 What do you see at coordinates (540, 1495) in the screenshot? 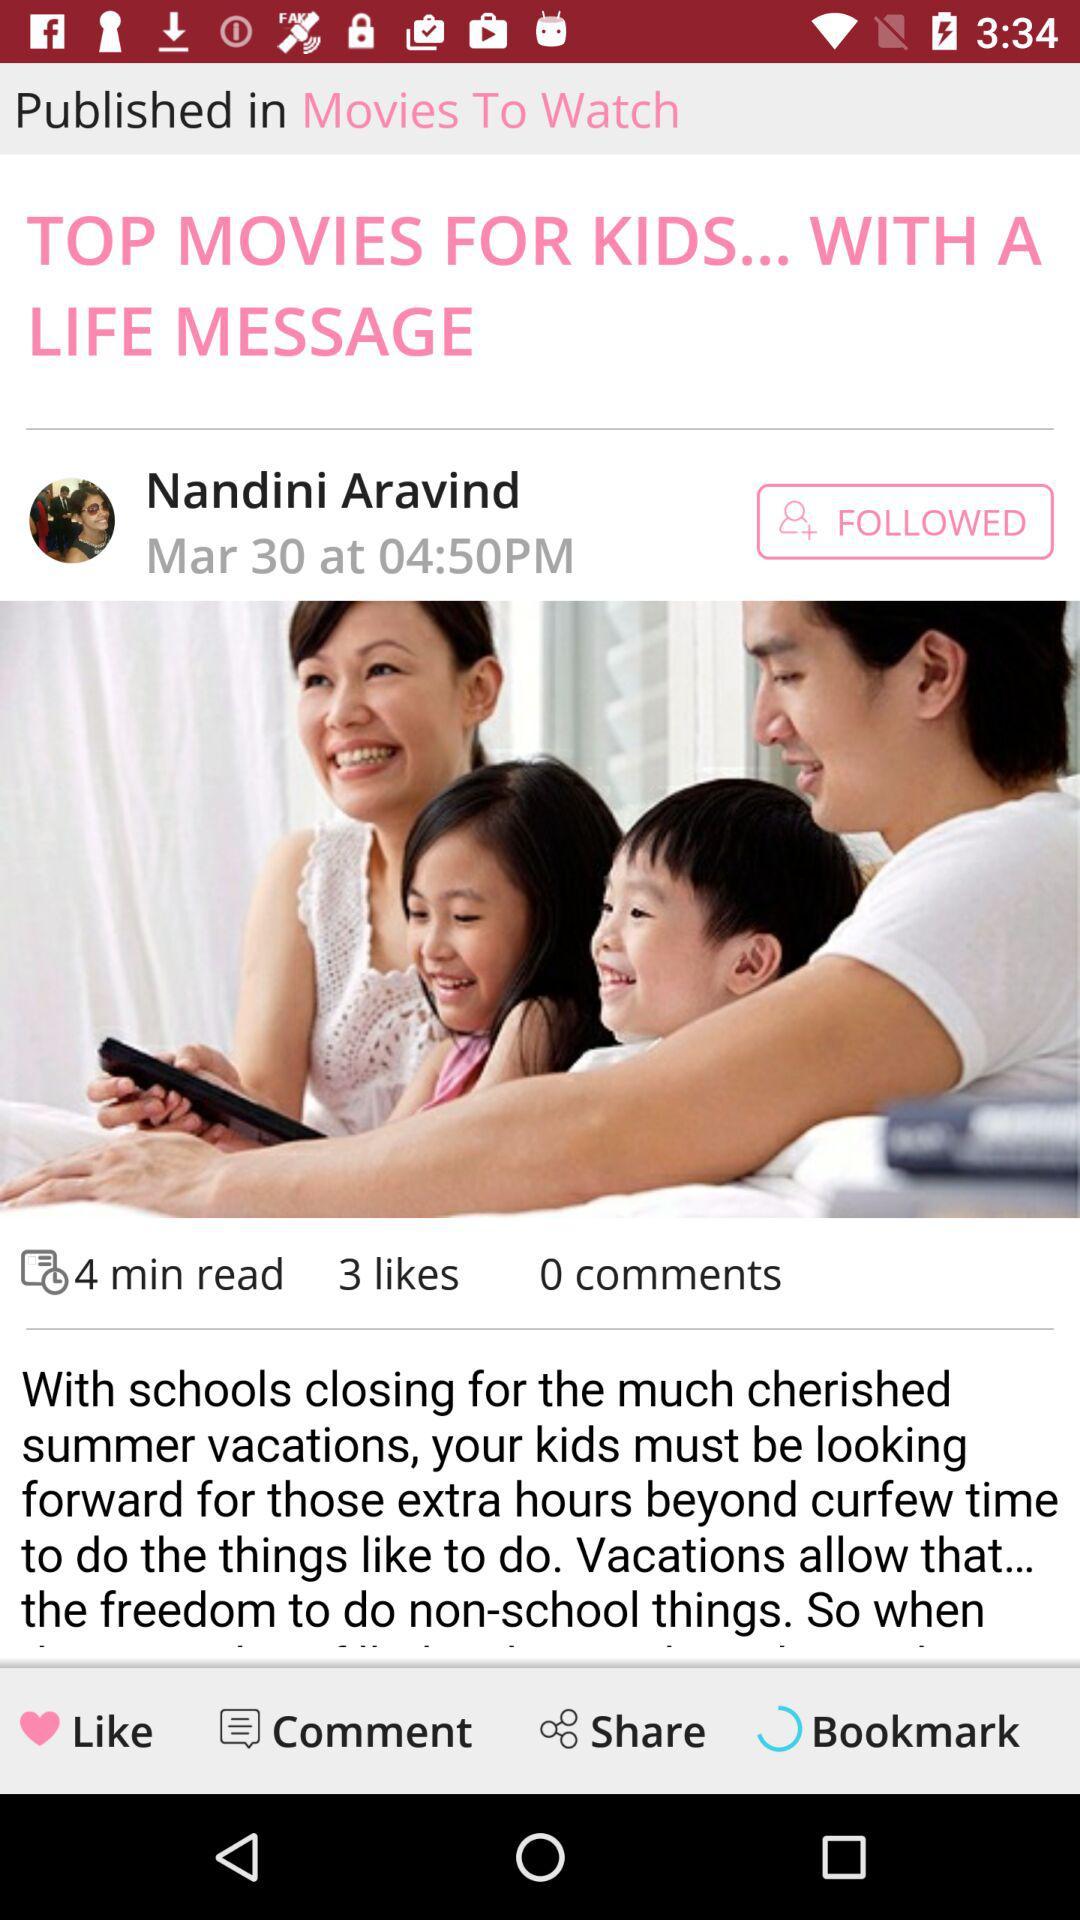
I see `description` at bounding box center [540, 1495].